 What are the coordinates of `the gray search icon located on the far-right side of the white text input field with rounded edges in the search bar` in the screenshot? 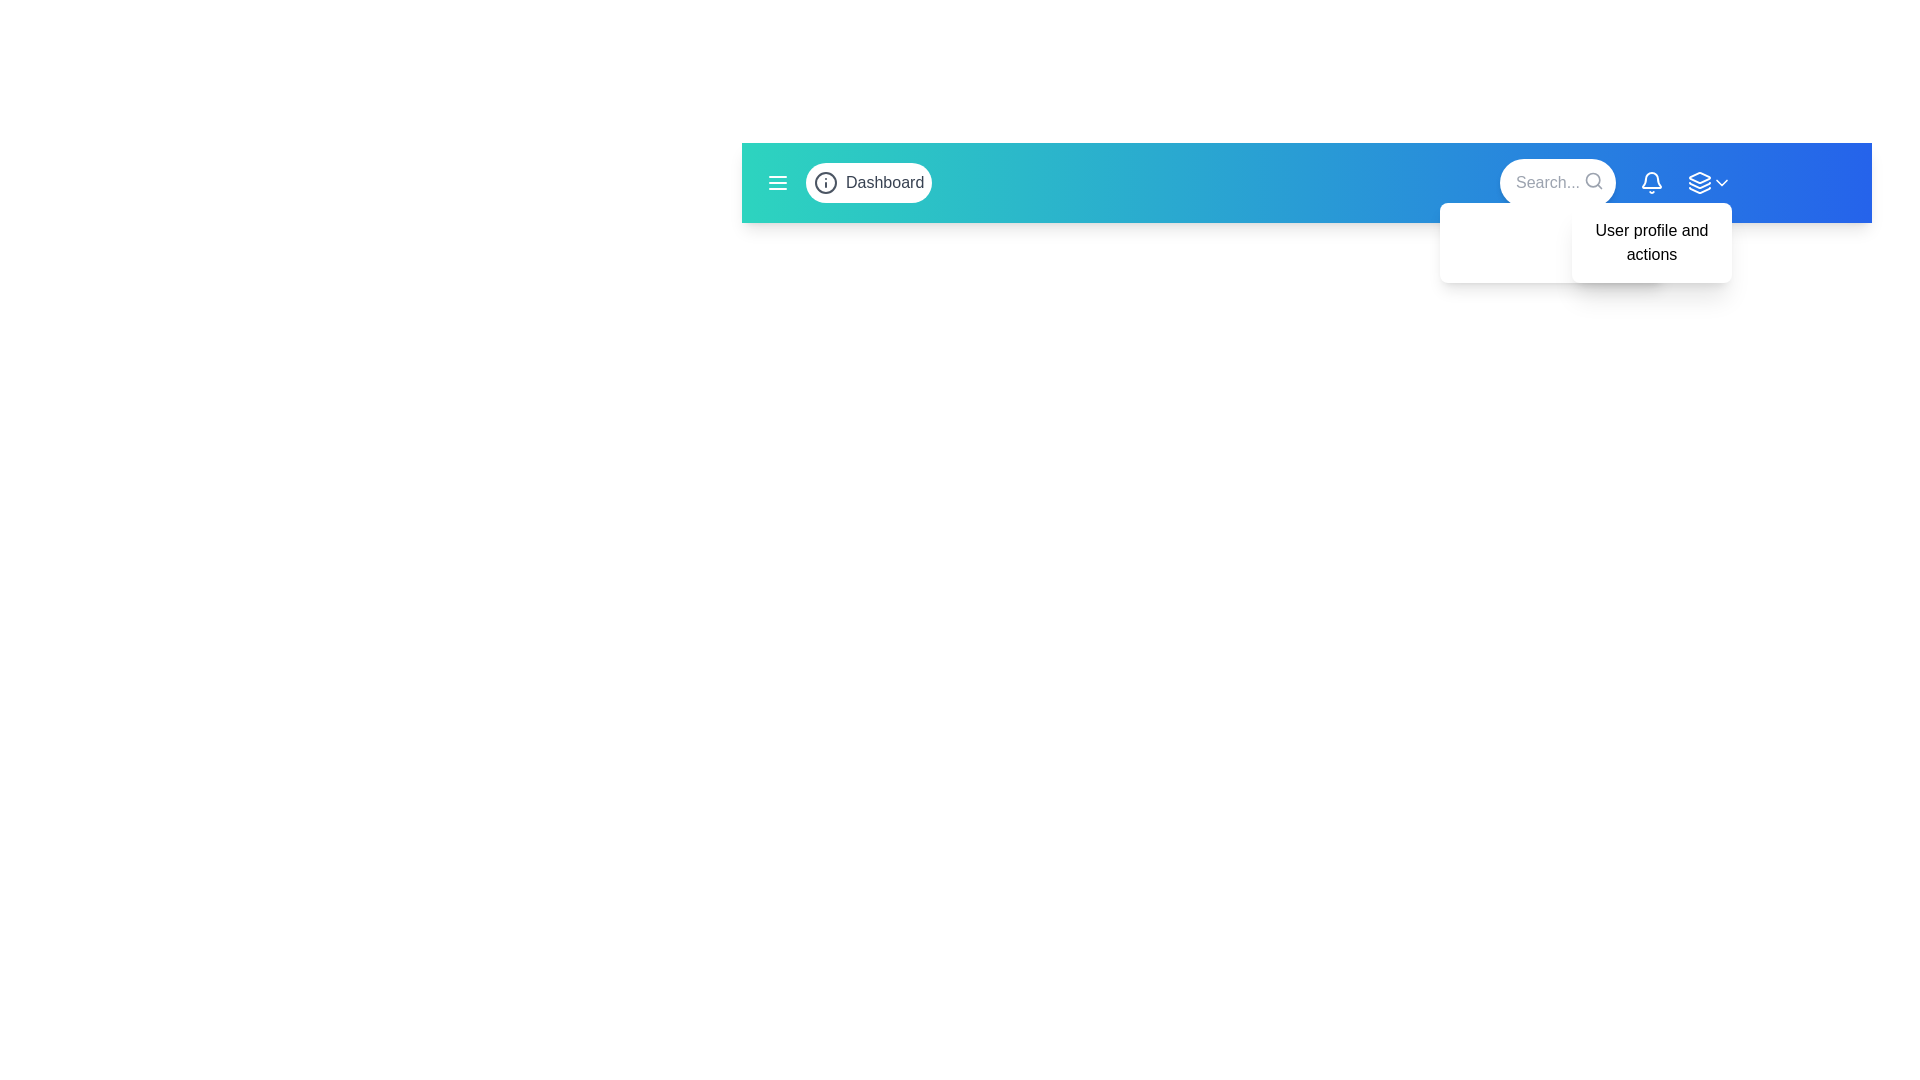 It's located at (1557, 182).